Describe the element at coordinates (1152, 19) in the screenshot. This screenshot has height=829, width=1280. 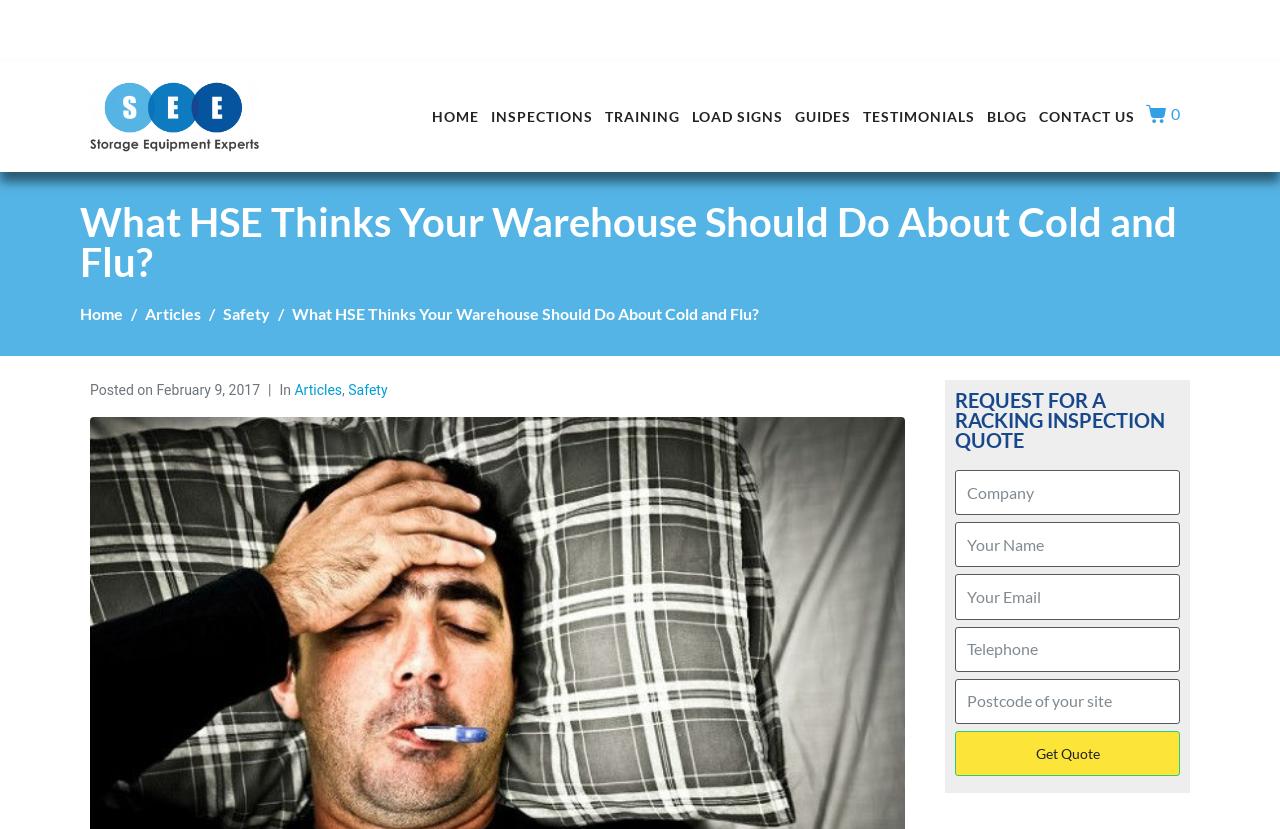
I see `'Accounts'` at that location.